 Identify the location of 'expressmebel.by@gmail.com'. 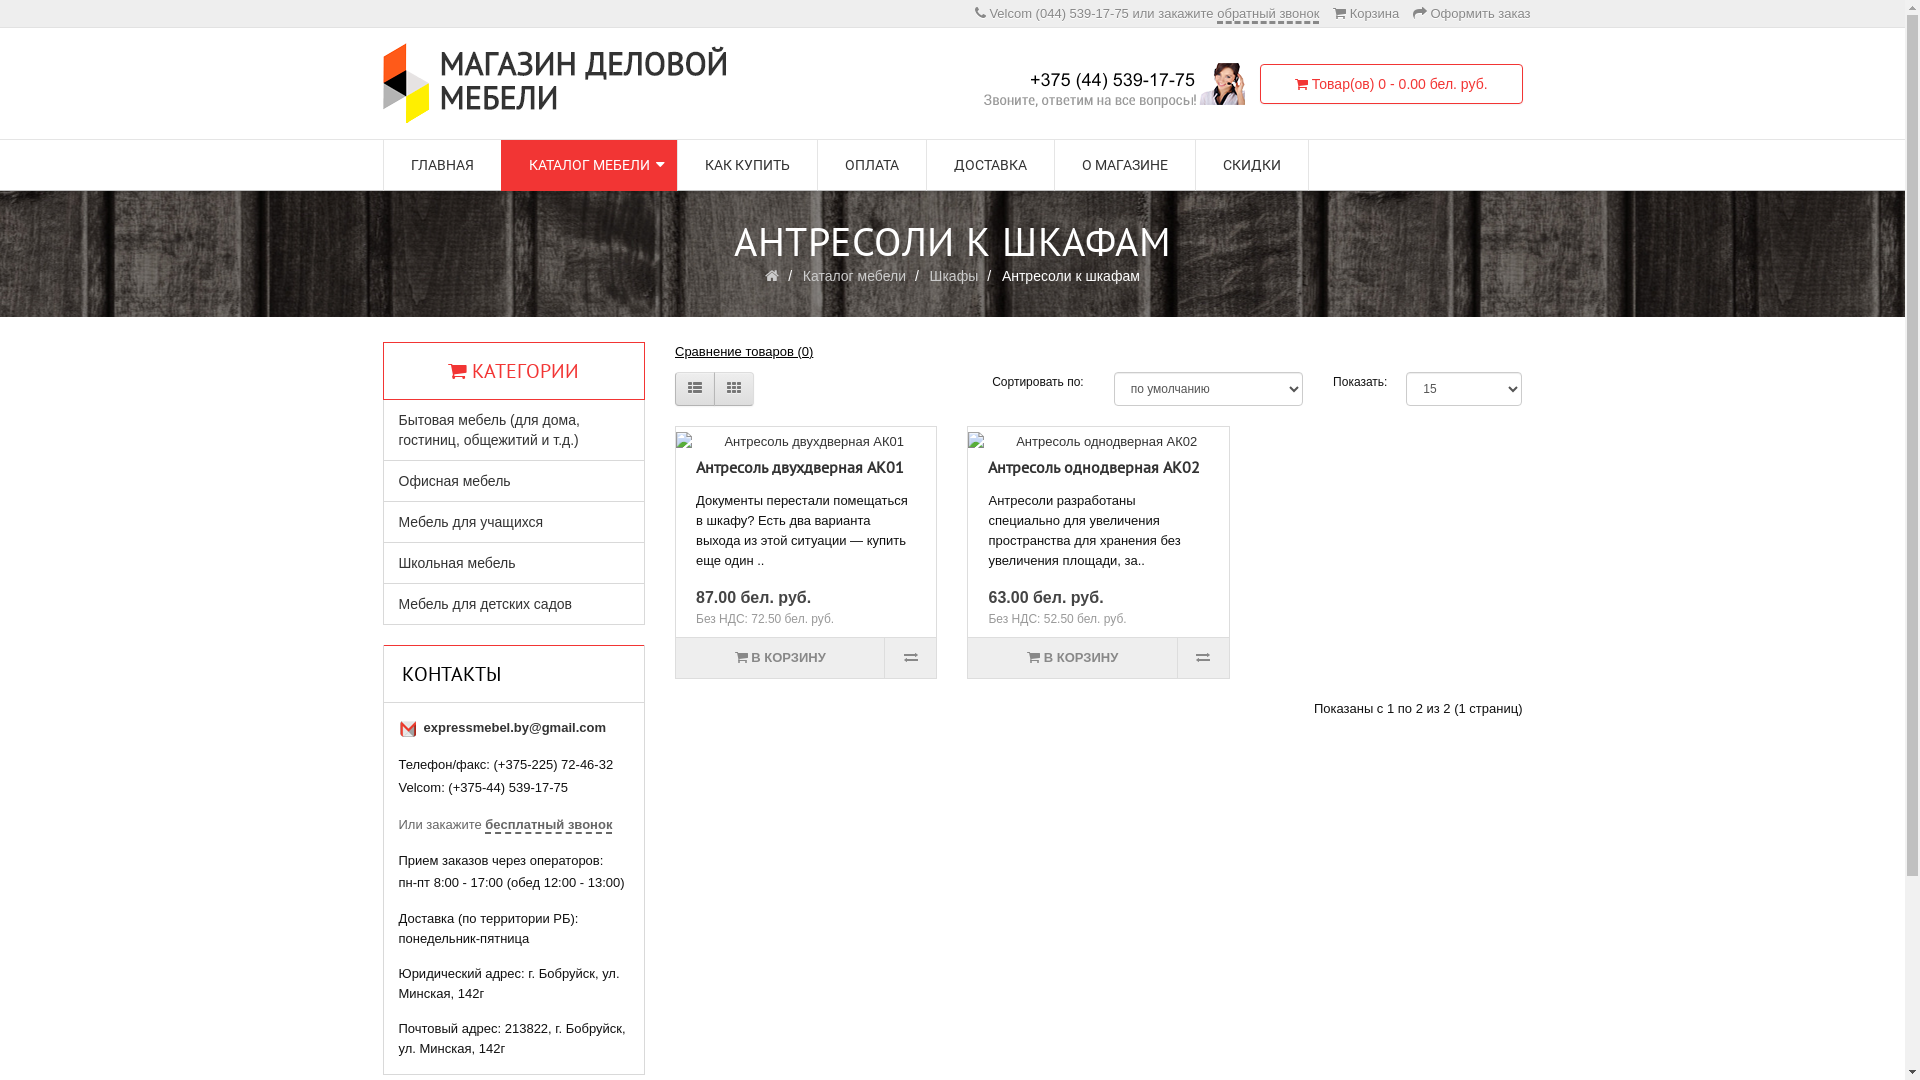
(514, 727).